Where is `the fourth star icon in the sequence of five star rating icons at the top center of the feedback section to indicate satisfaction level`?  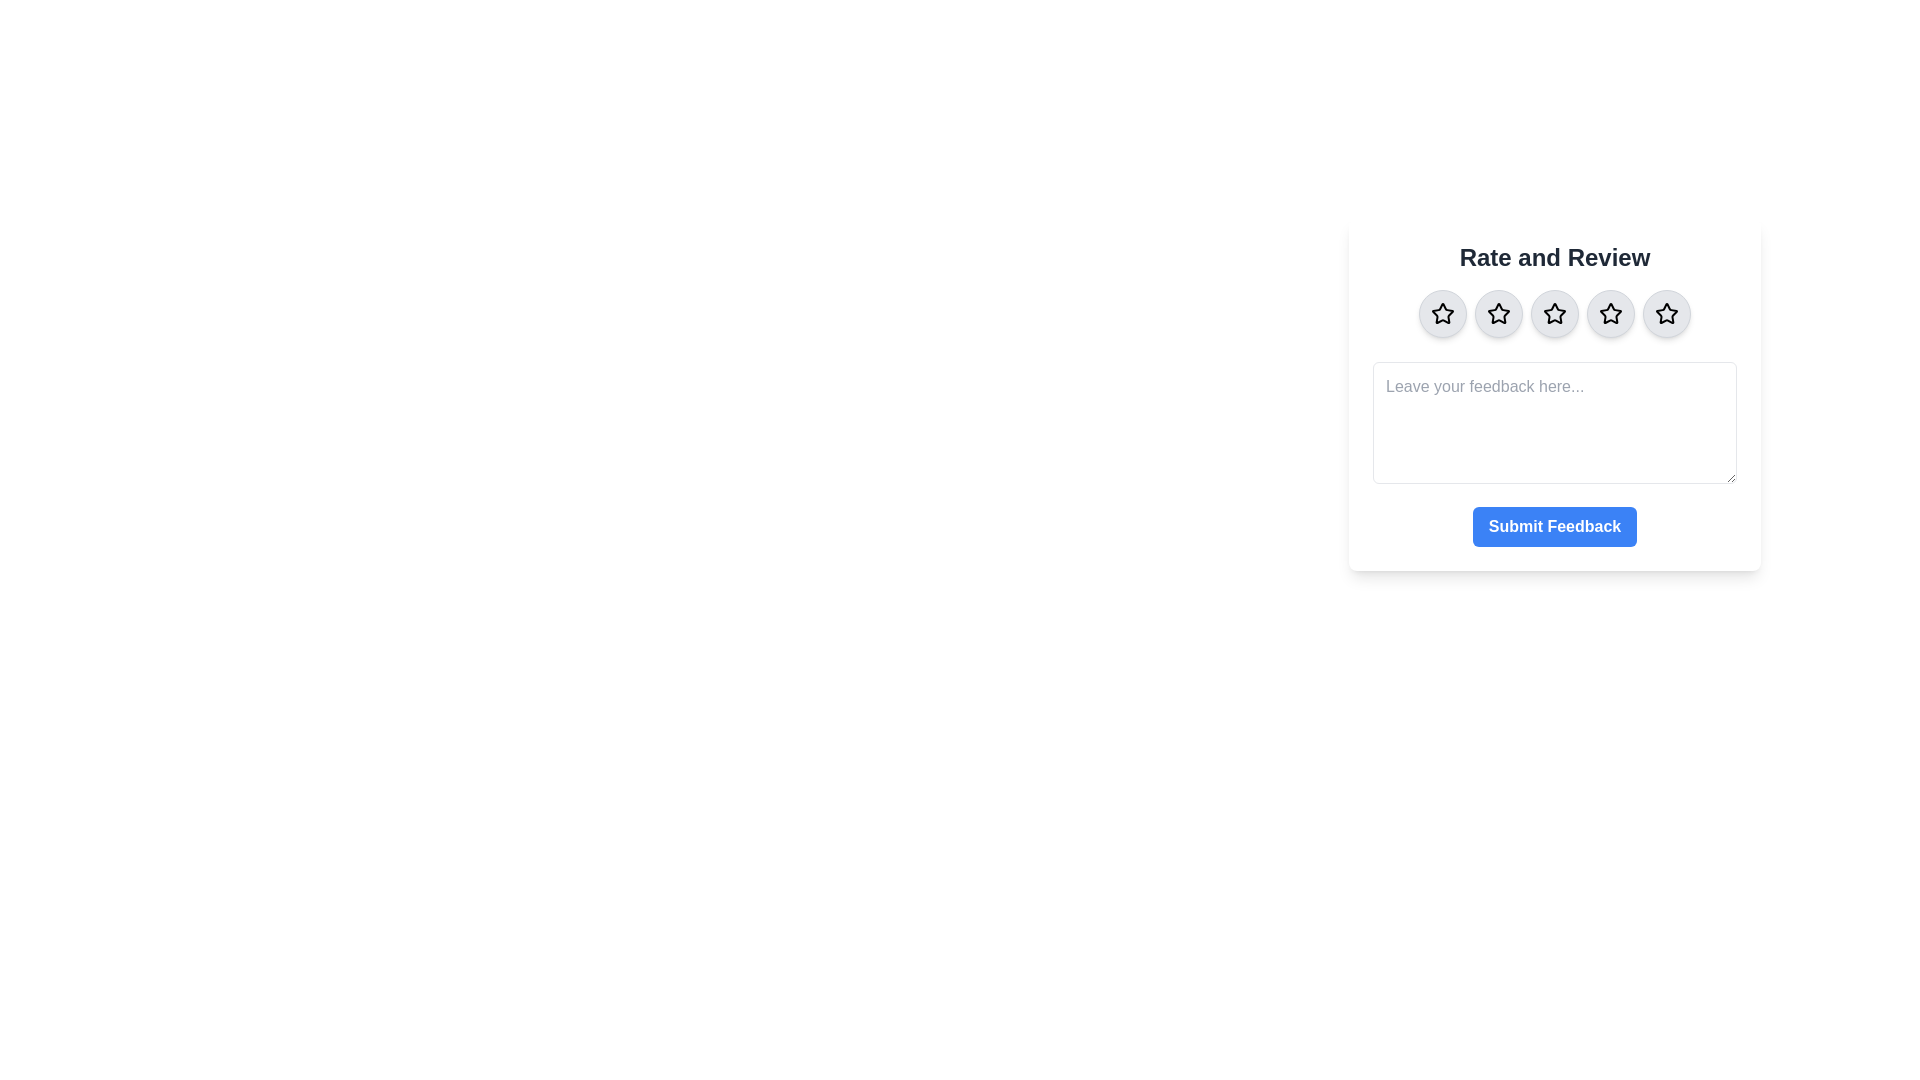
the fourth star icon in the sequence of five star rating icons at the top center of the feedback section to indicate satisfaction level is located at coordinates (1609, 312).